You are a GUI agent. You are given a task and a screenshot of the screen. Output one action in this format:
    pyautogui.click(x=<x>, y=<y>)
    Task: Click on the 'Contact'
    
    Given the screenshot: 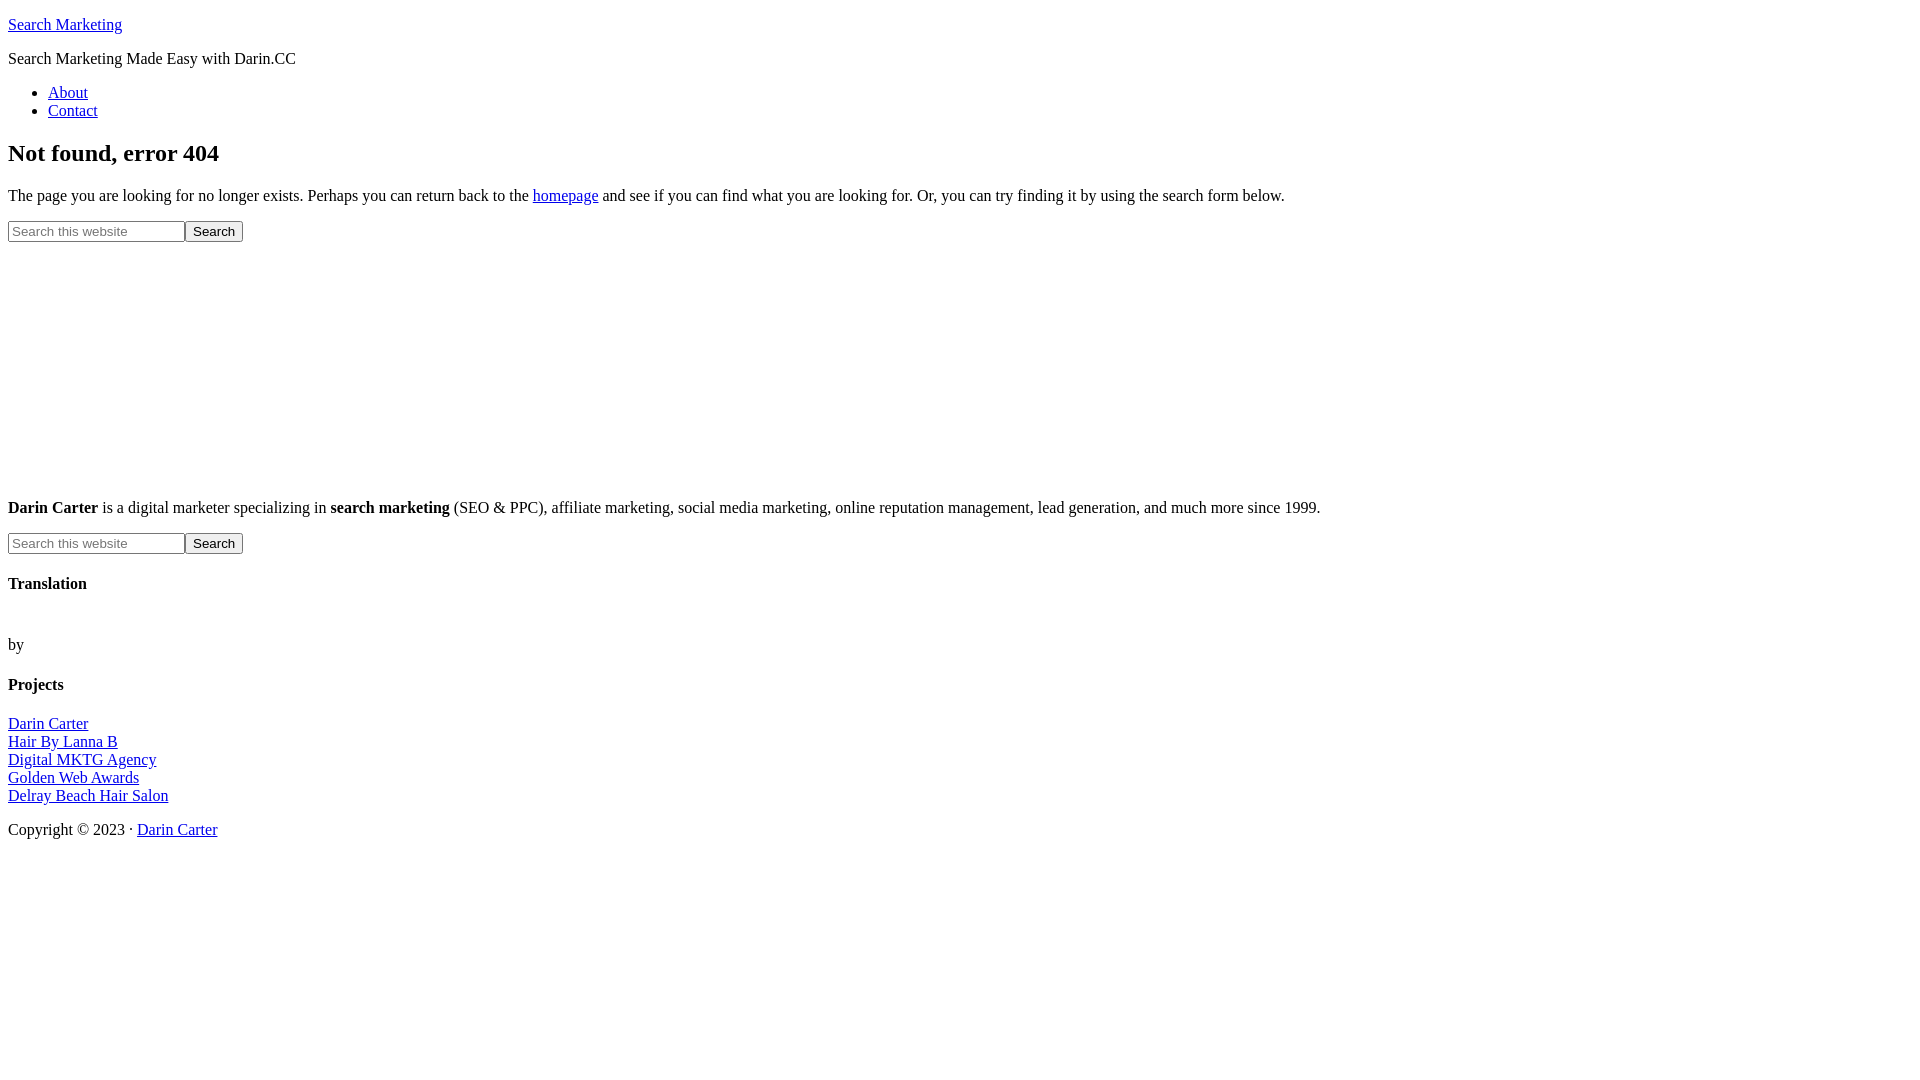 What is the action you would take?
    pyautogui.click(x=72, y=110)
    